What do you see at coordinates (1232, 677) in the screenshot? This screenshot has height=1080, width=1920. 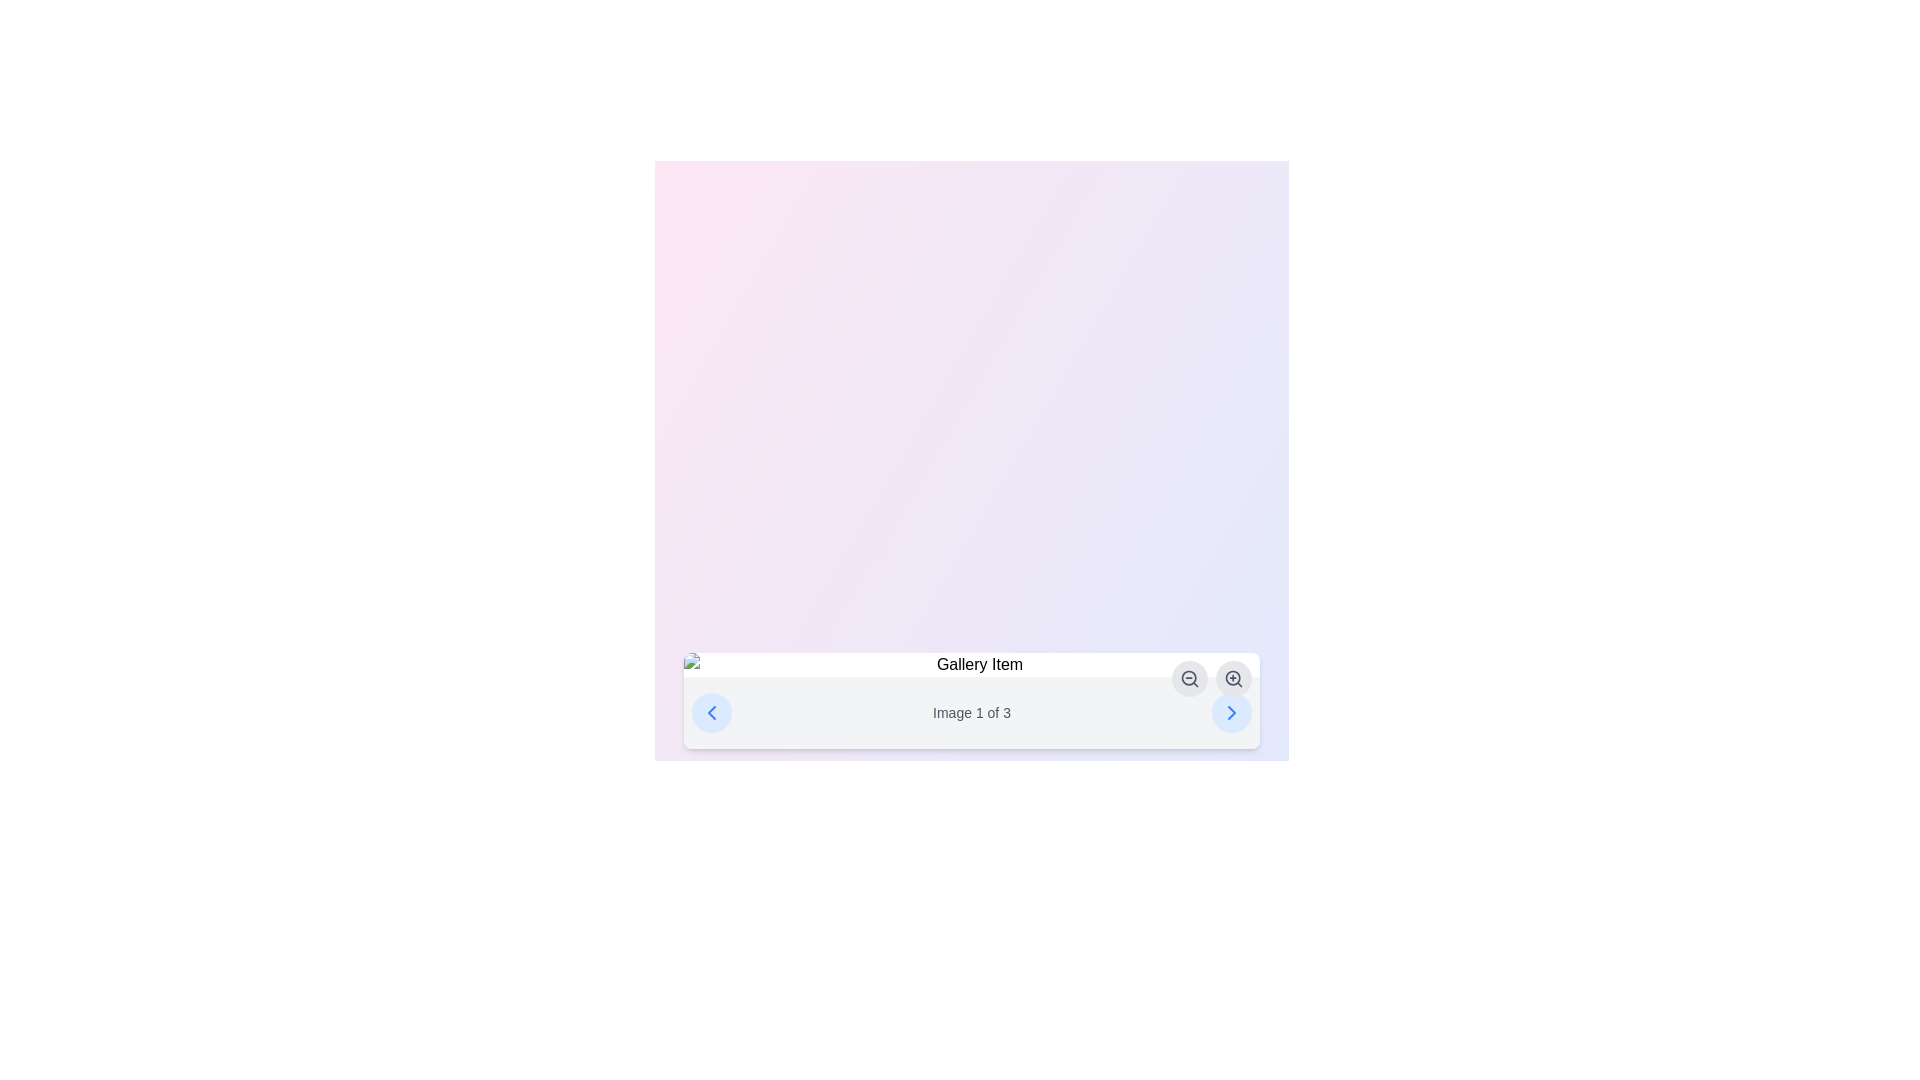 I see `the Zoom-in action icon, which resembles a magnifying glass with a plus sign inside a circular button, located in the bottom-right section of the interface` at bounding box center [1232, 677].